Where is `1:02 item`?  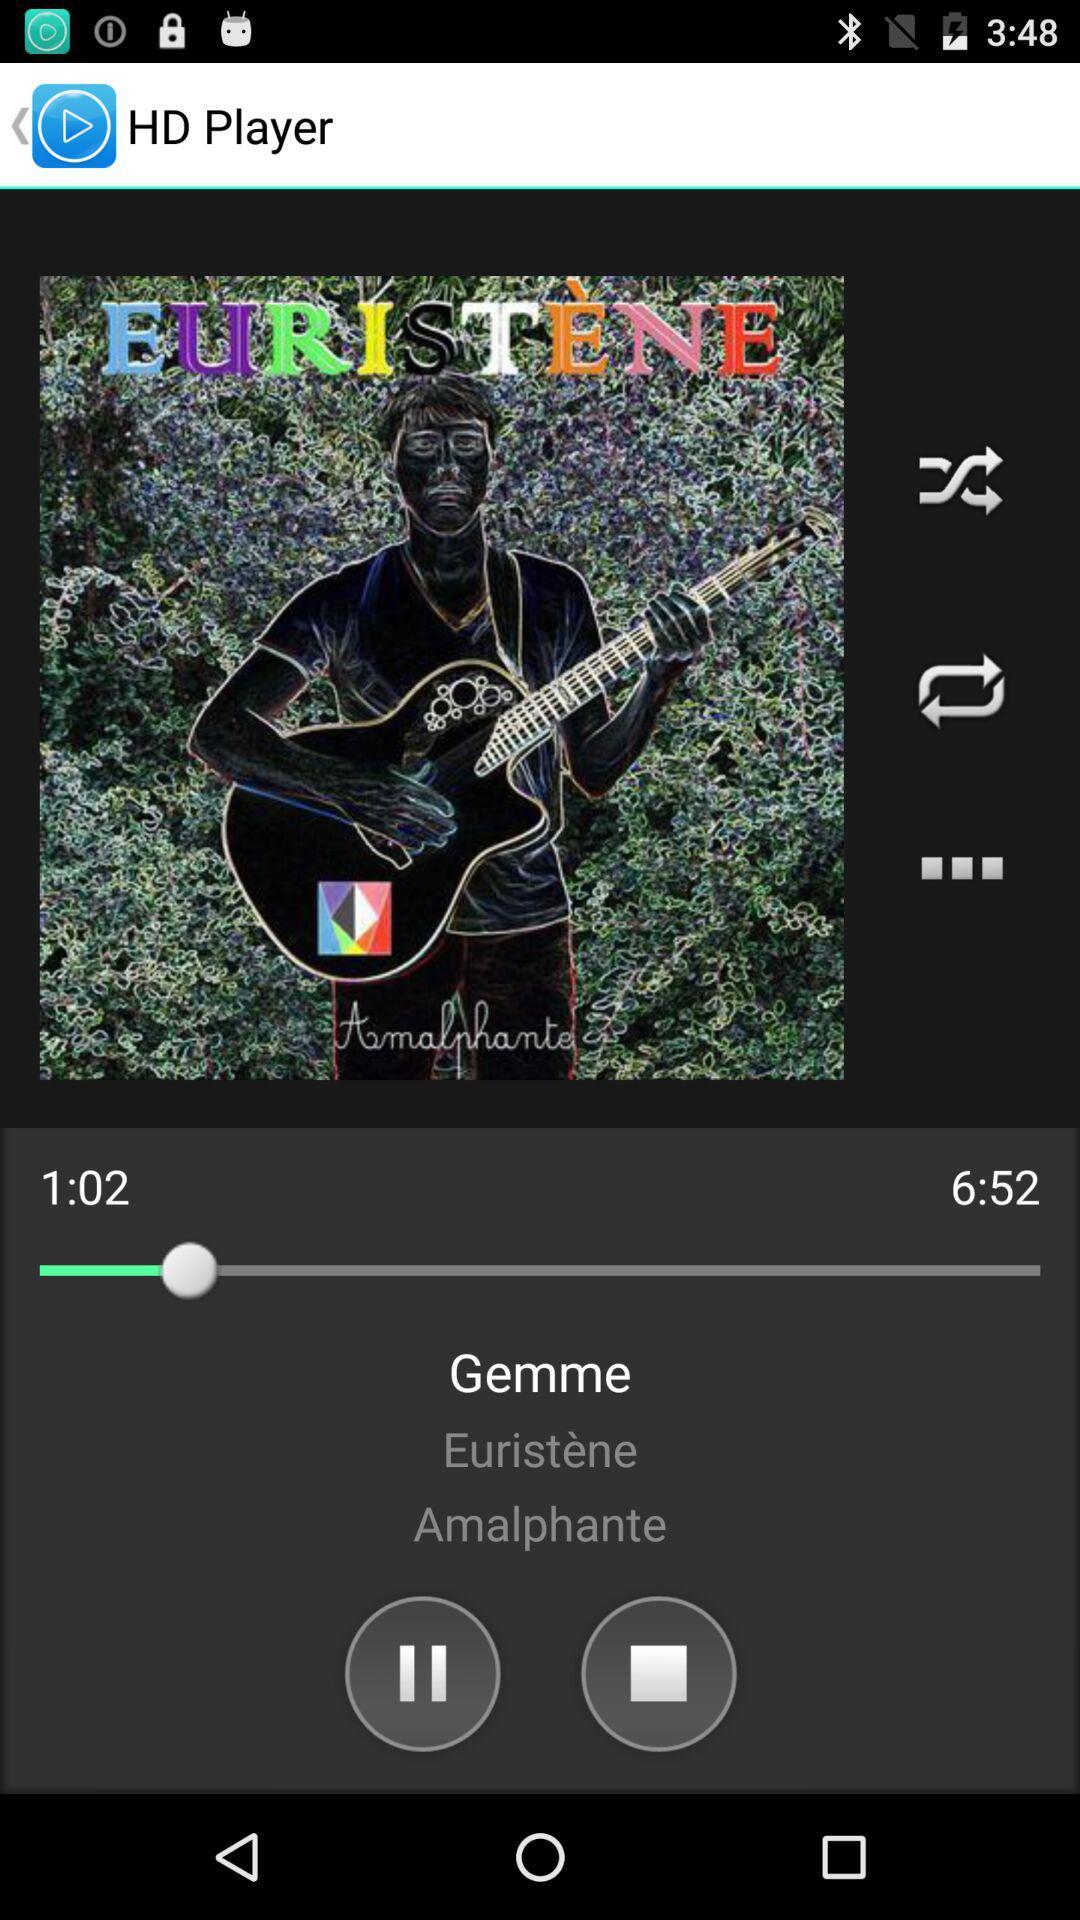 1:02 item is located at coordinates (83, 1186).